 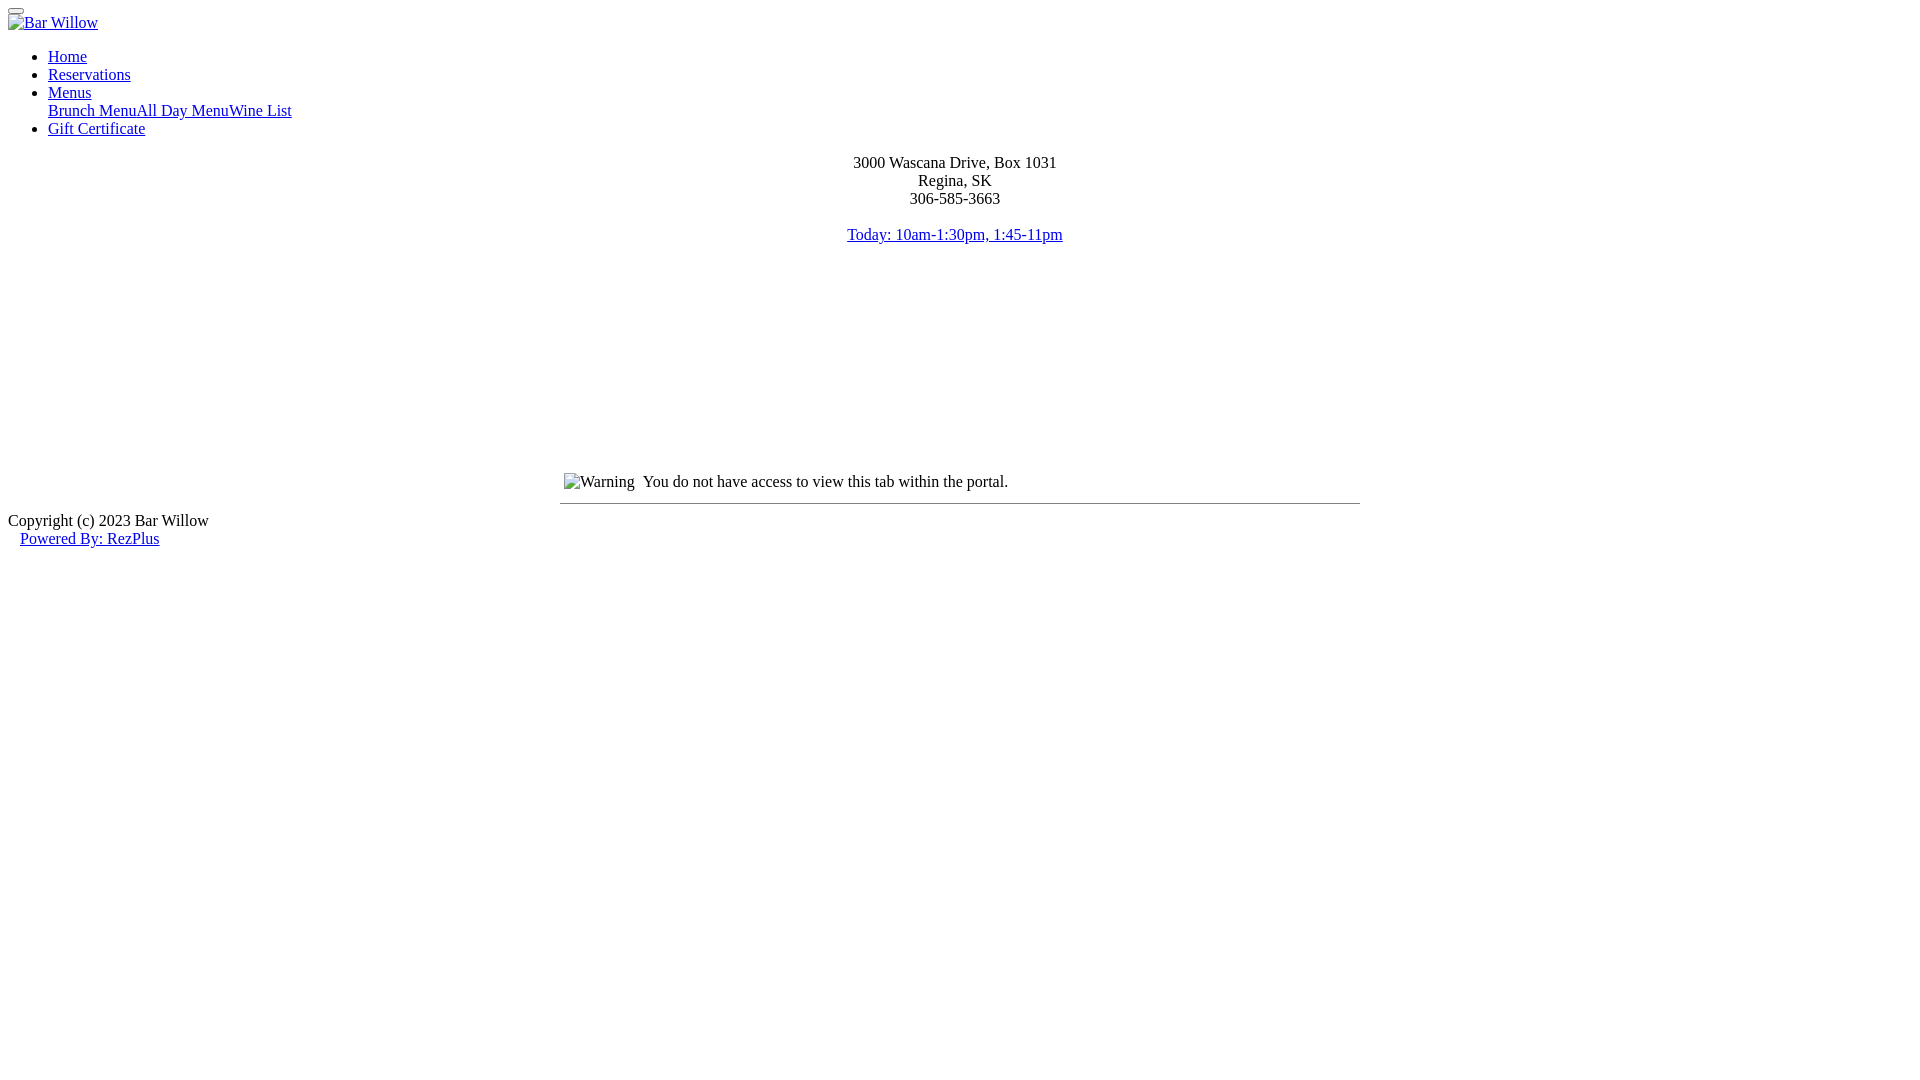 I want to click on 'Warning', so click(x=563, y=482).